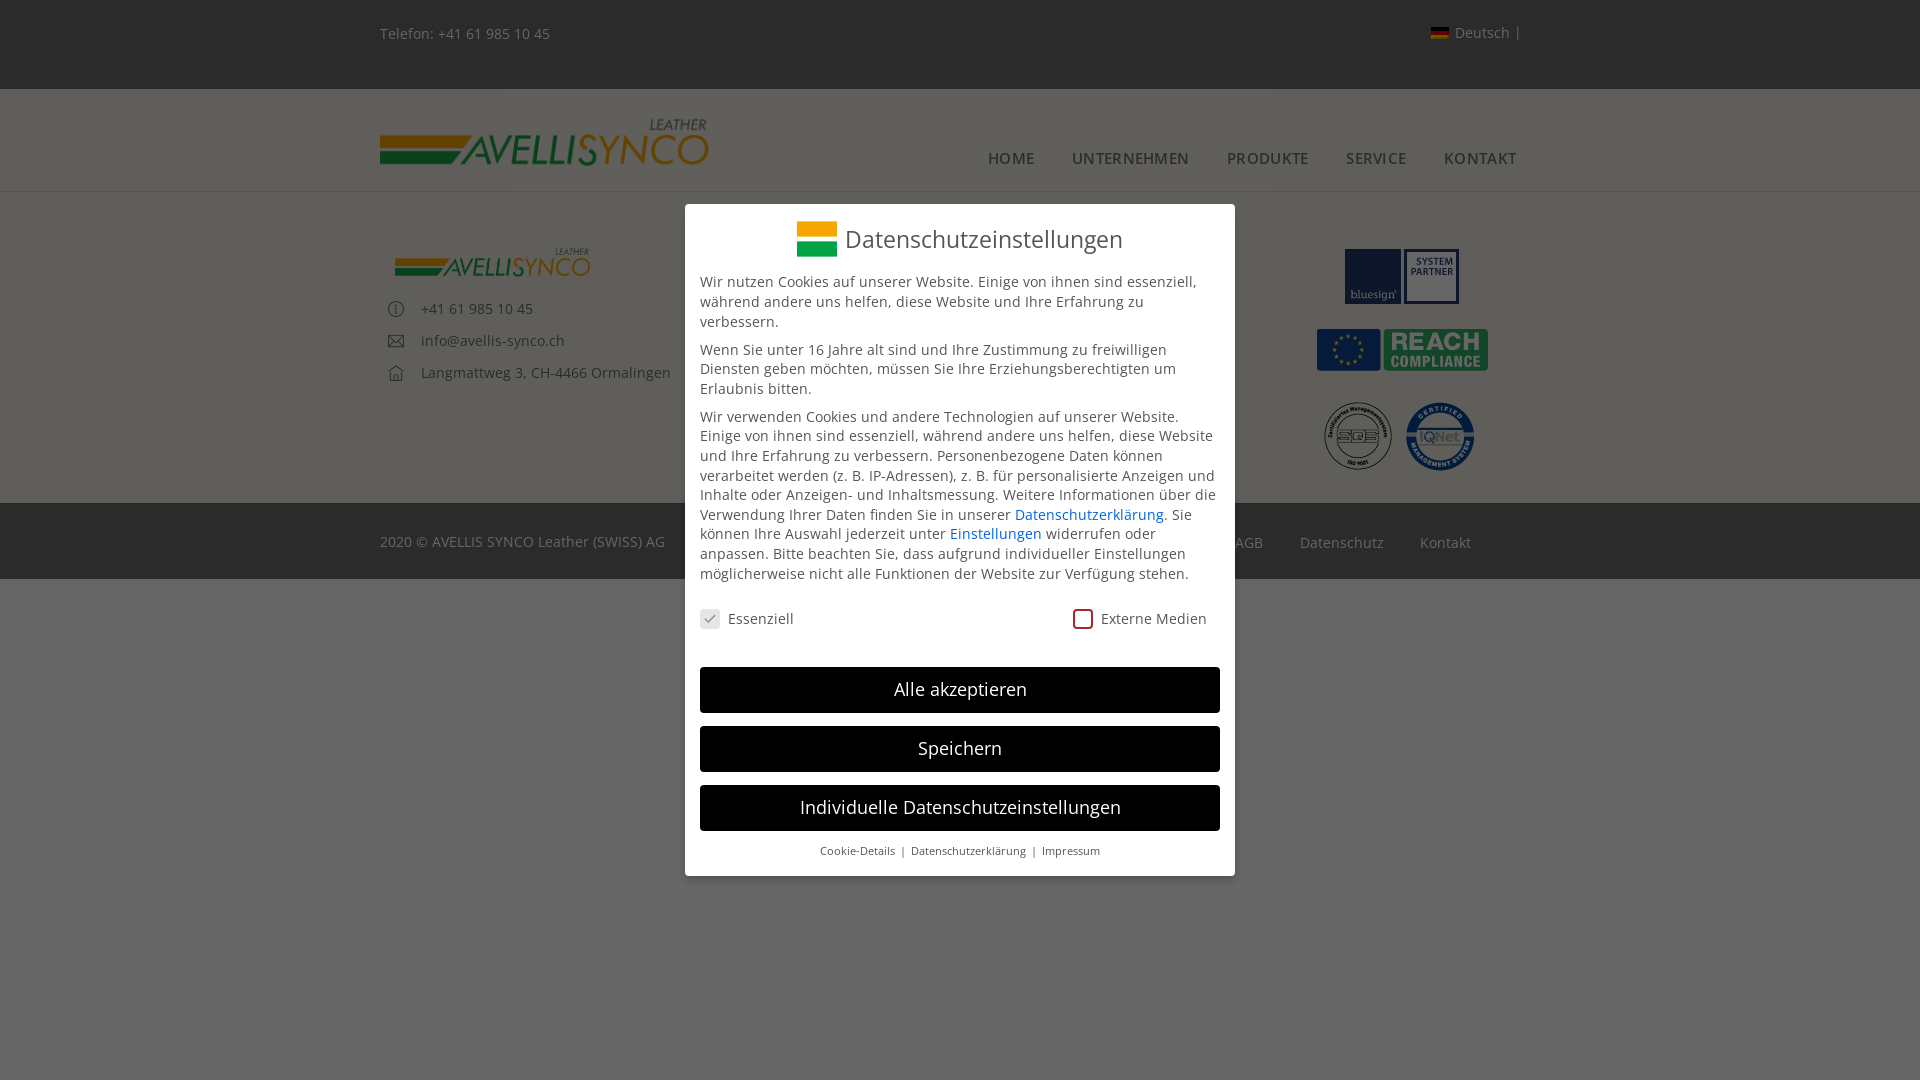  I want to click on '+41 61 985 10 45', so click(459, 308).